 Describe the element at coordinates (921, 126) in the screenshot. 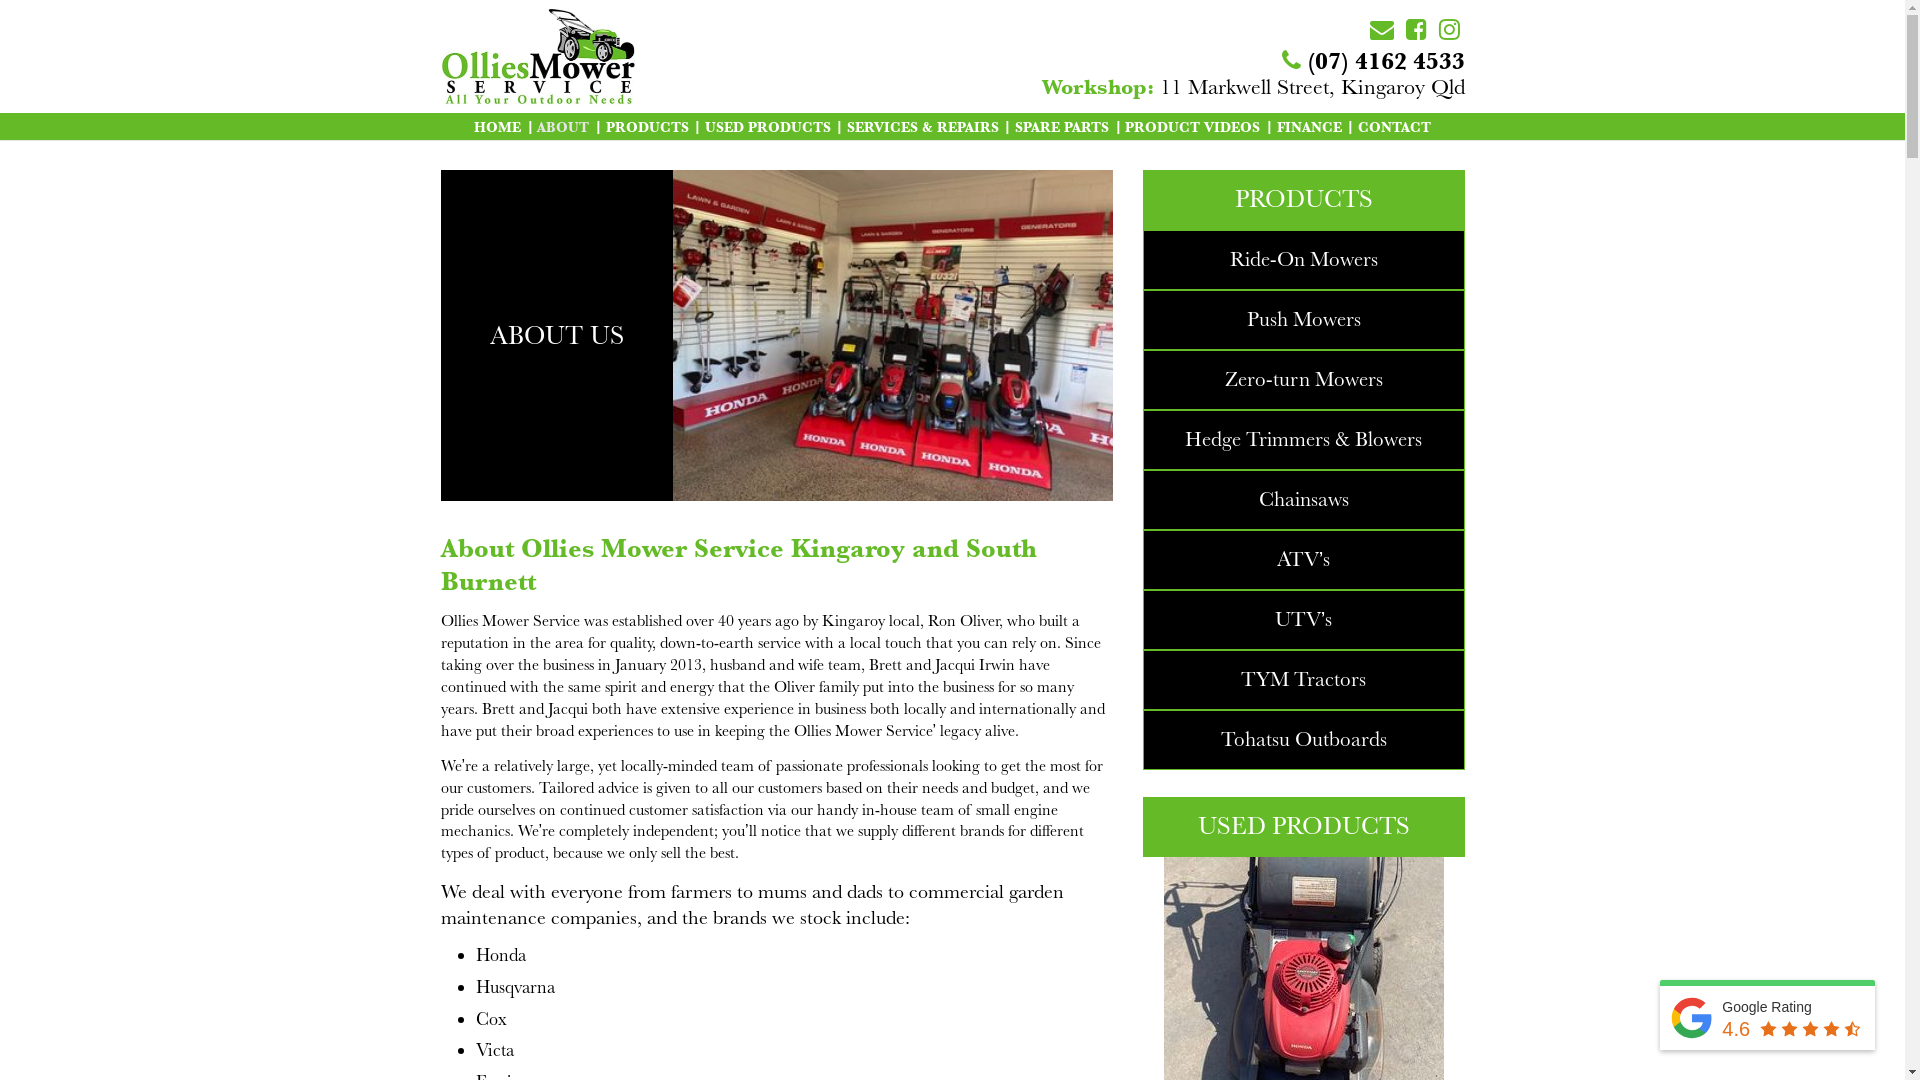

I see `'SERVICES & REPAIRS'` at that location.